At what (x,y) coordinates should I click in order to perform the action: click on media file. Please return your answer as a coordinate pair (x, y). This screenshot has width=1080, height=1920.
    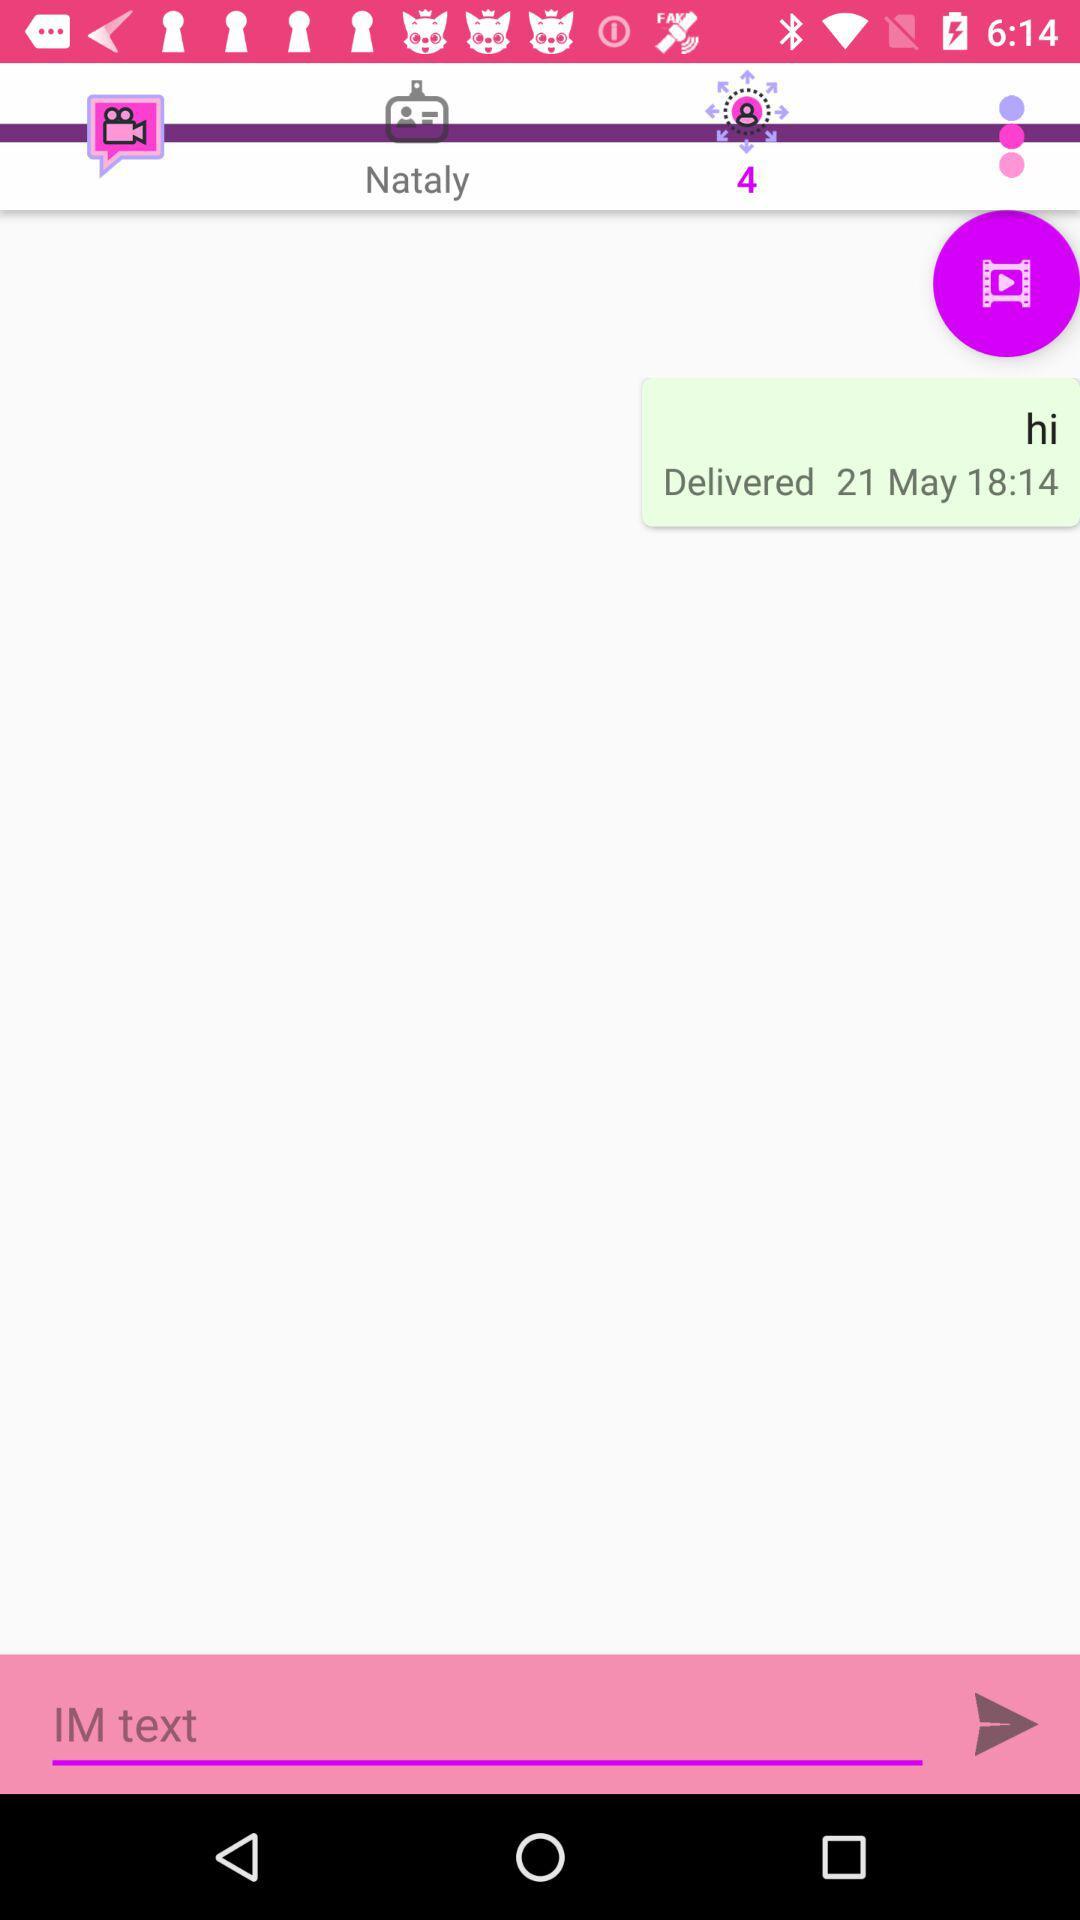
    Looking at the image, I should click on (1006, 282).